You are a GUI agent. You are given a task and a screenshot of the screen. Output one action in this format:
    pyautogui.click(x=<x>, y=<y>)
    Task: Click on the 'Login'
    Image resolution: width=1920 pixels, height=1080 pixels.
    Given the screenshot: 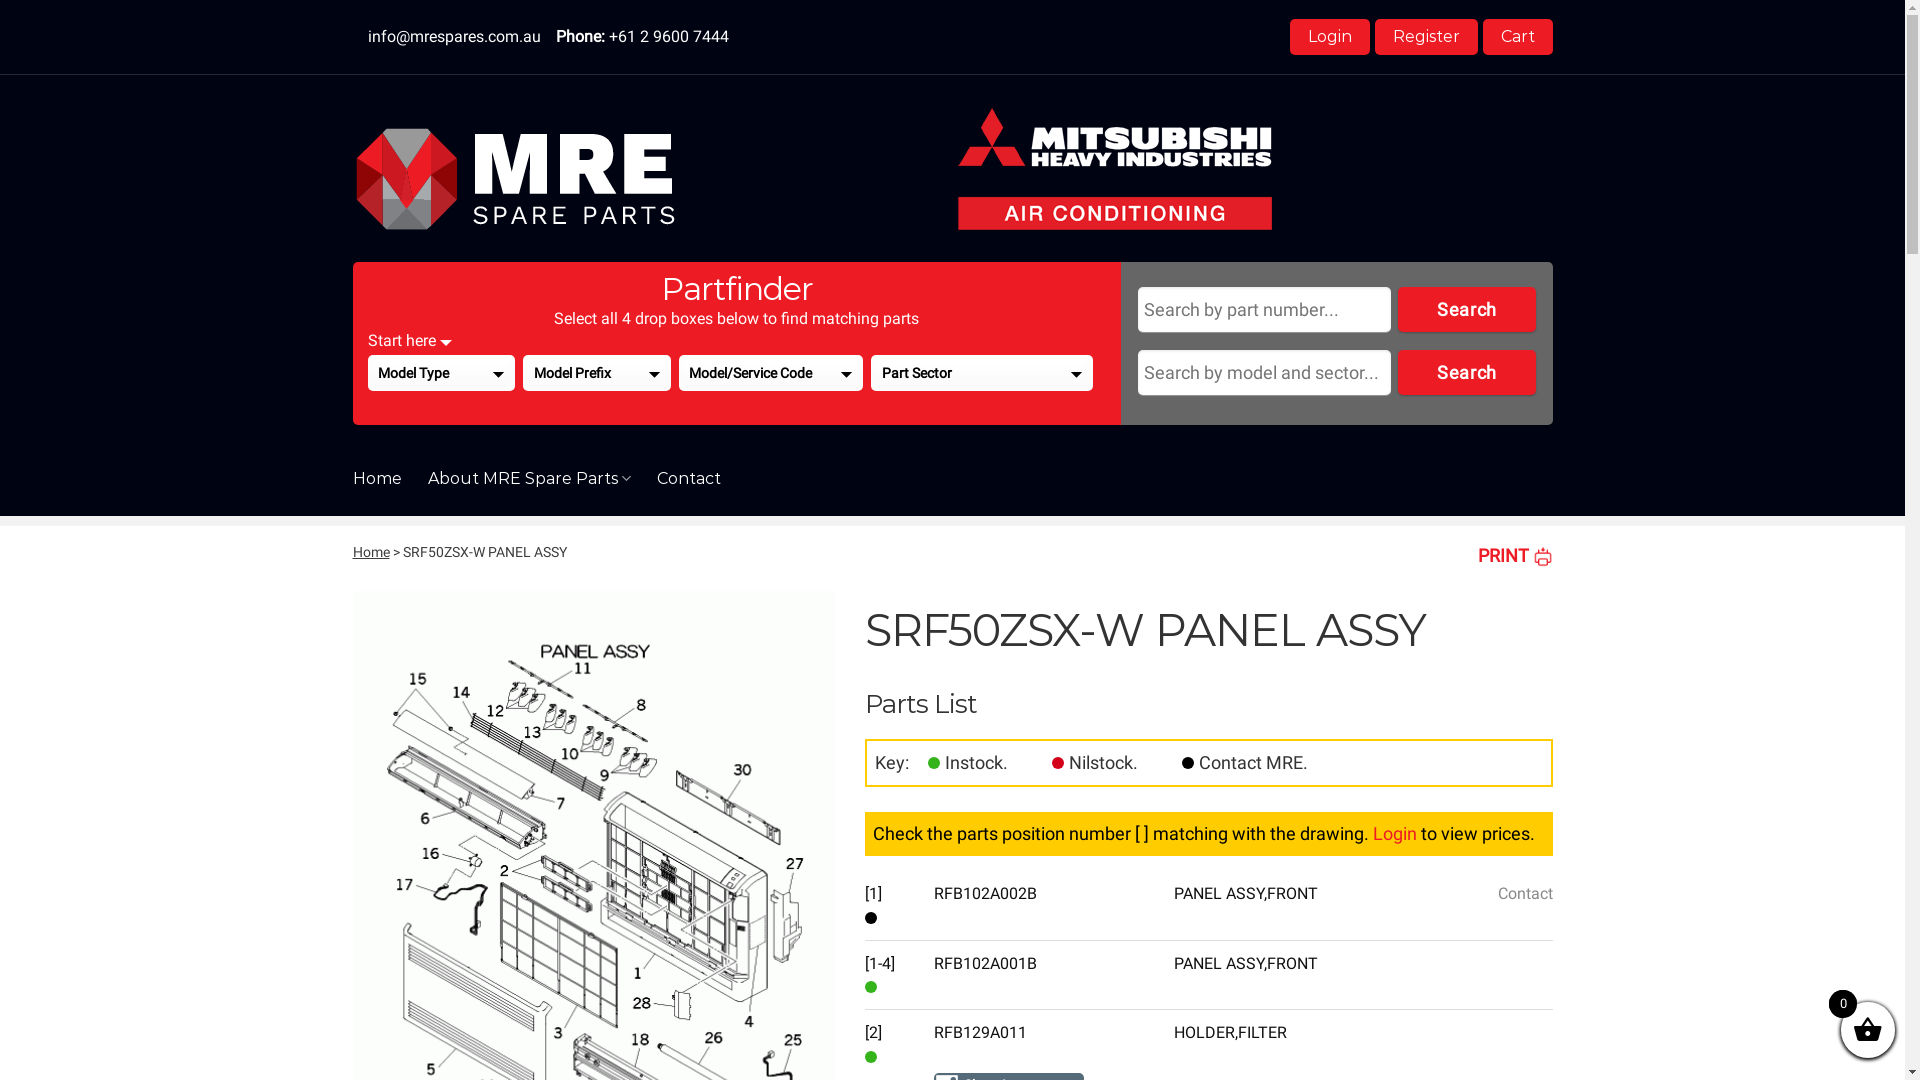 What is the action you would take?
    pyautogui.click(x=1290, y=37)
    